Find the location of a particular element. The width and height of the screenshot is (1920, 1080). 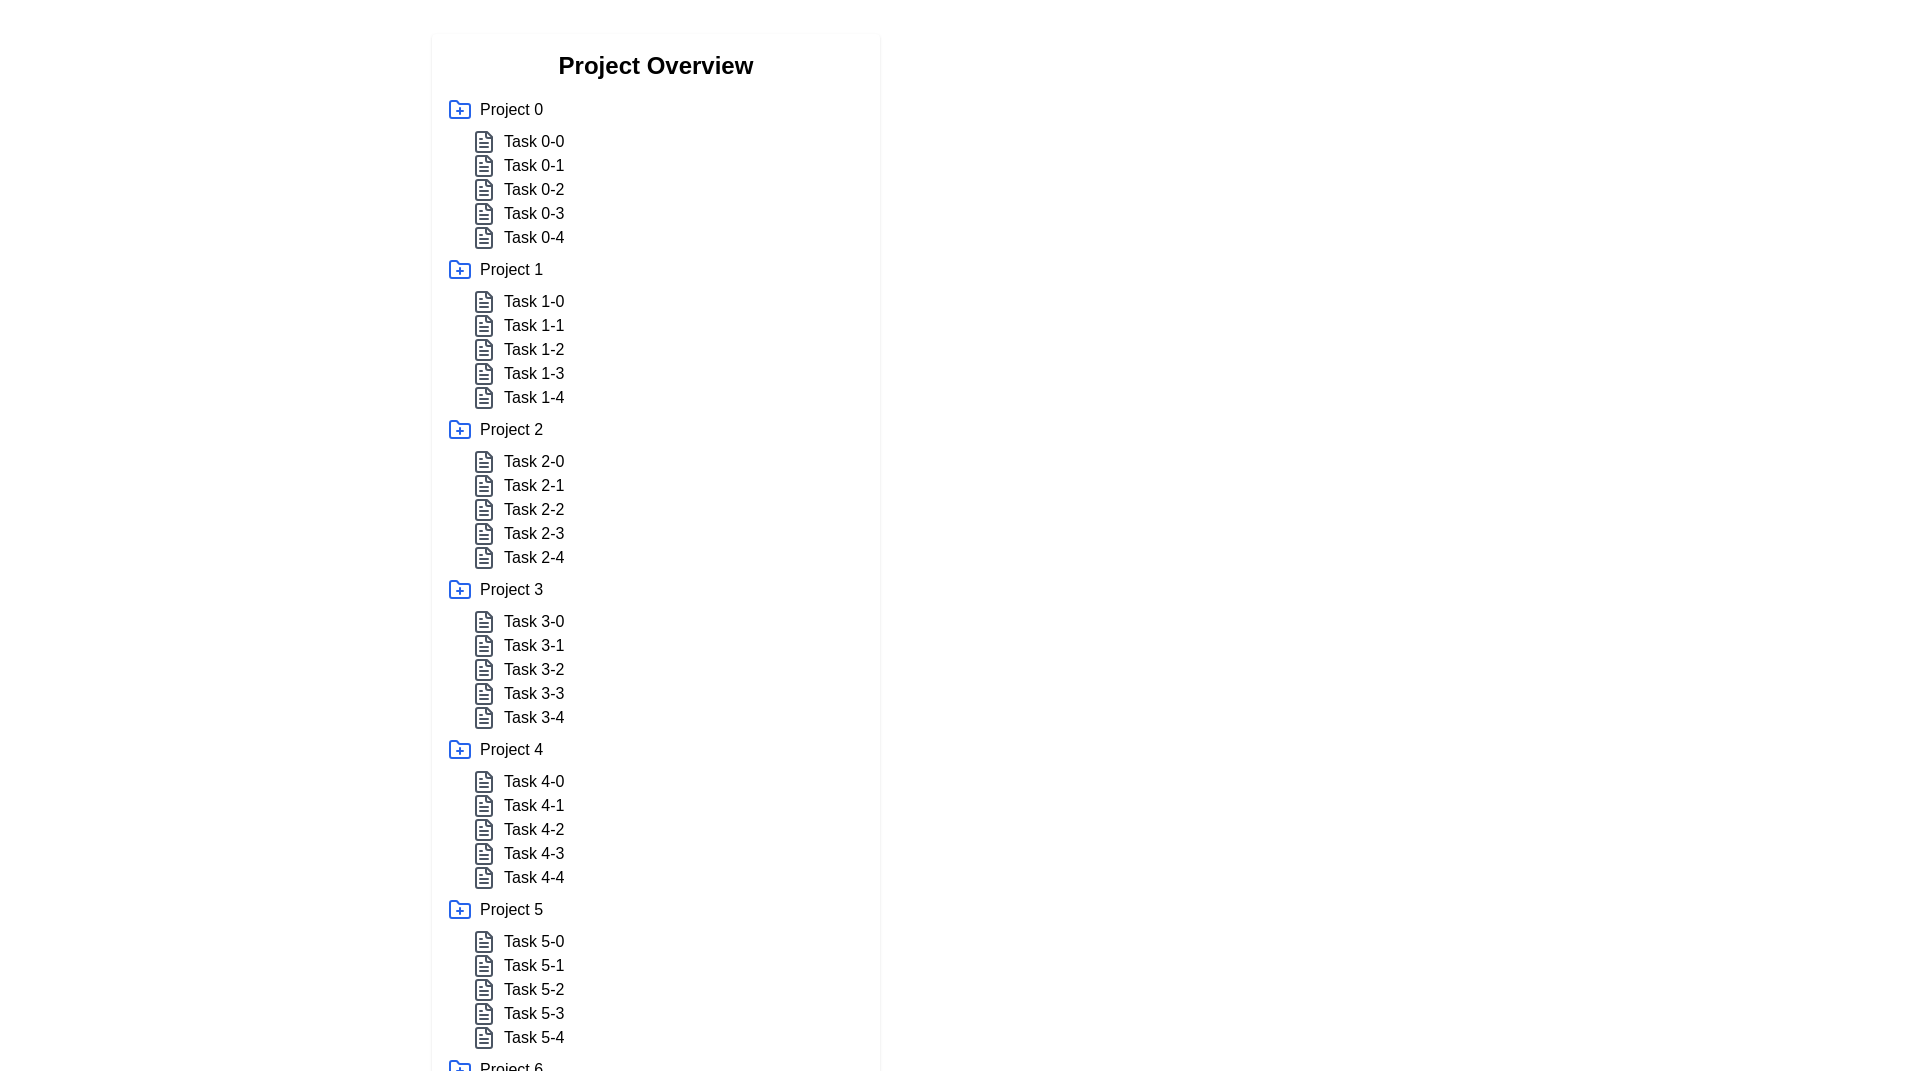

the text label indicating 'Task 2-0' under the 'Project 2' section in the 'Project Overview' list is located at coordinates (534, 462).